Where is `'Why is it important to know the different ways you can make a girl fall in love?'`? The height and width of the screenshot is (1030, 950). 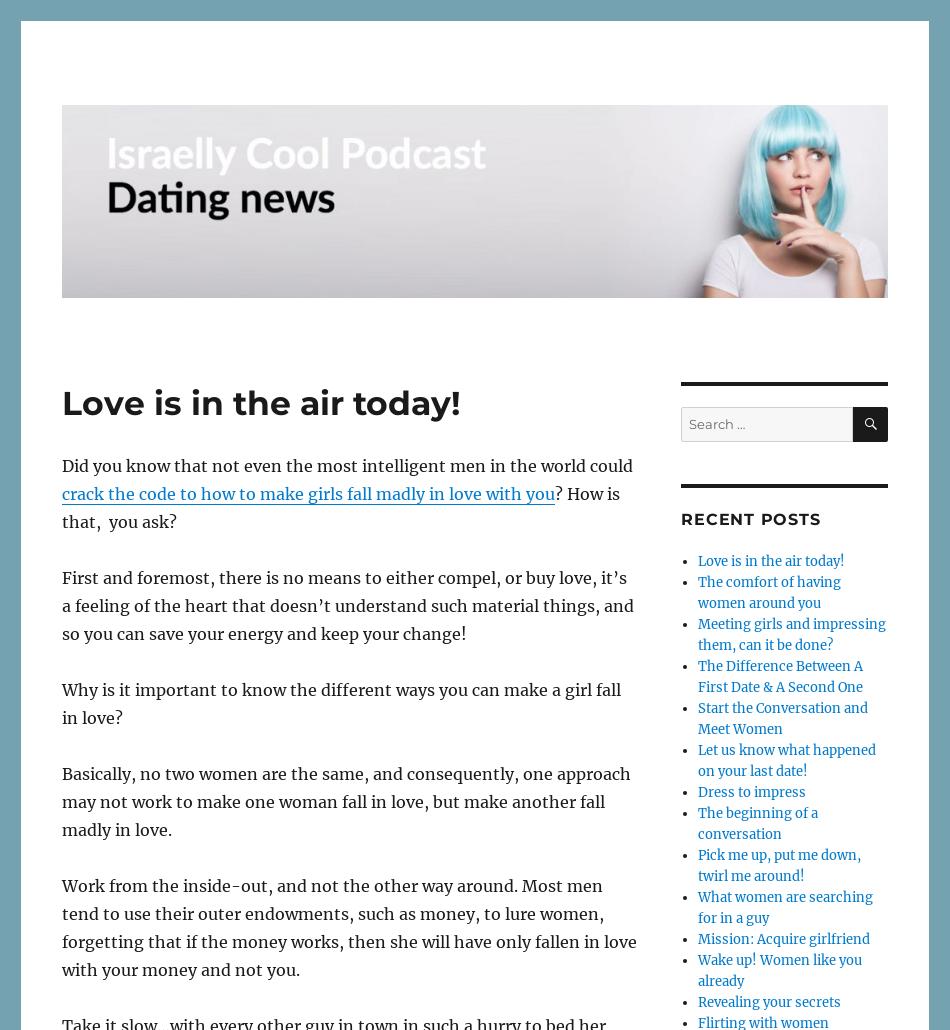
'Why is it important to know the different ways you can make a girl fall in love?' is located at coordinates (340, 702).